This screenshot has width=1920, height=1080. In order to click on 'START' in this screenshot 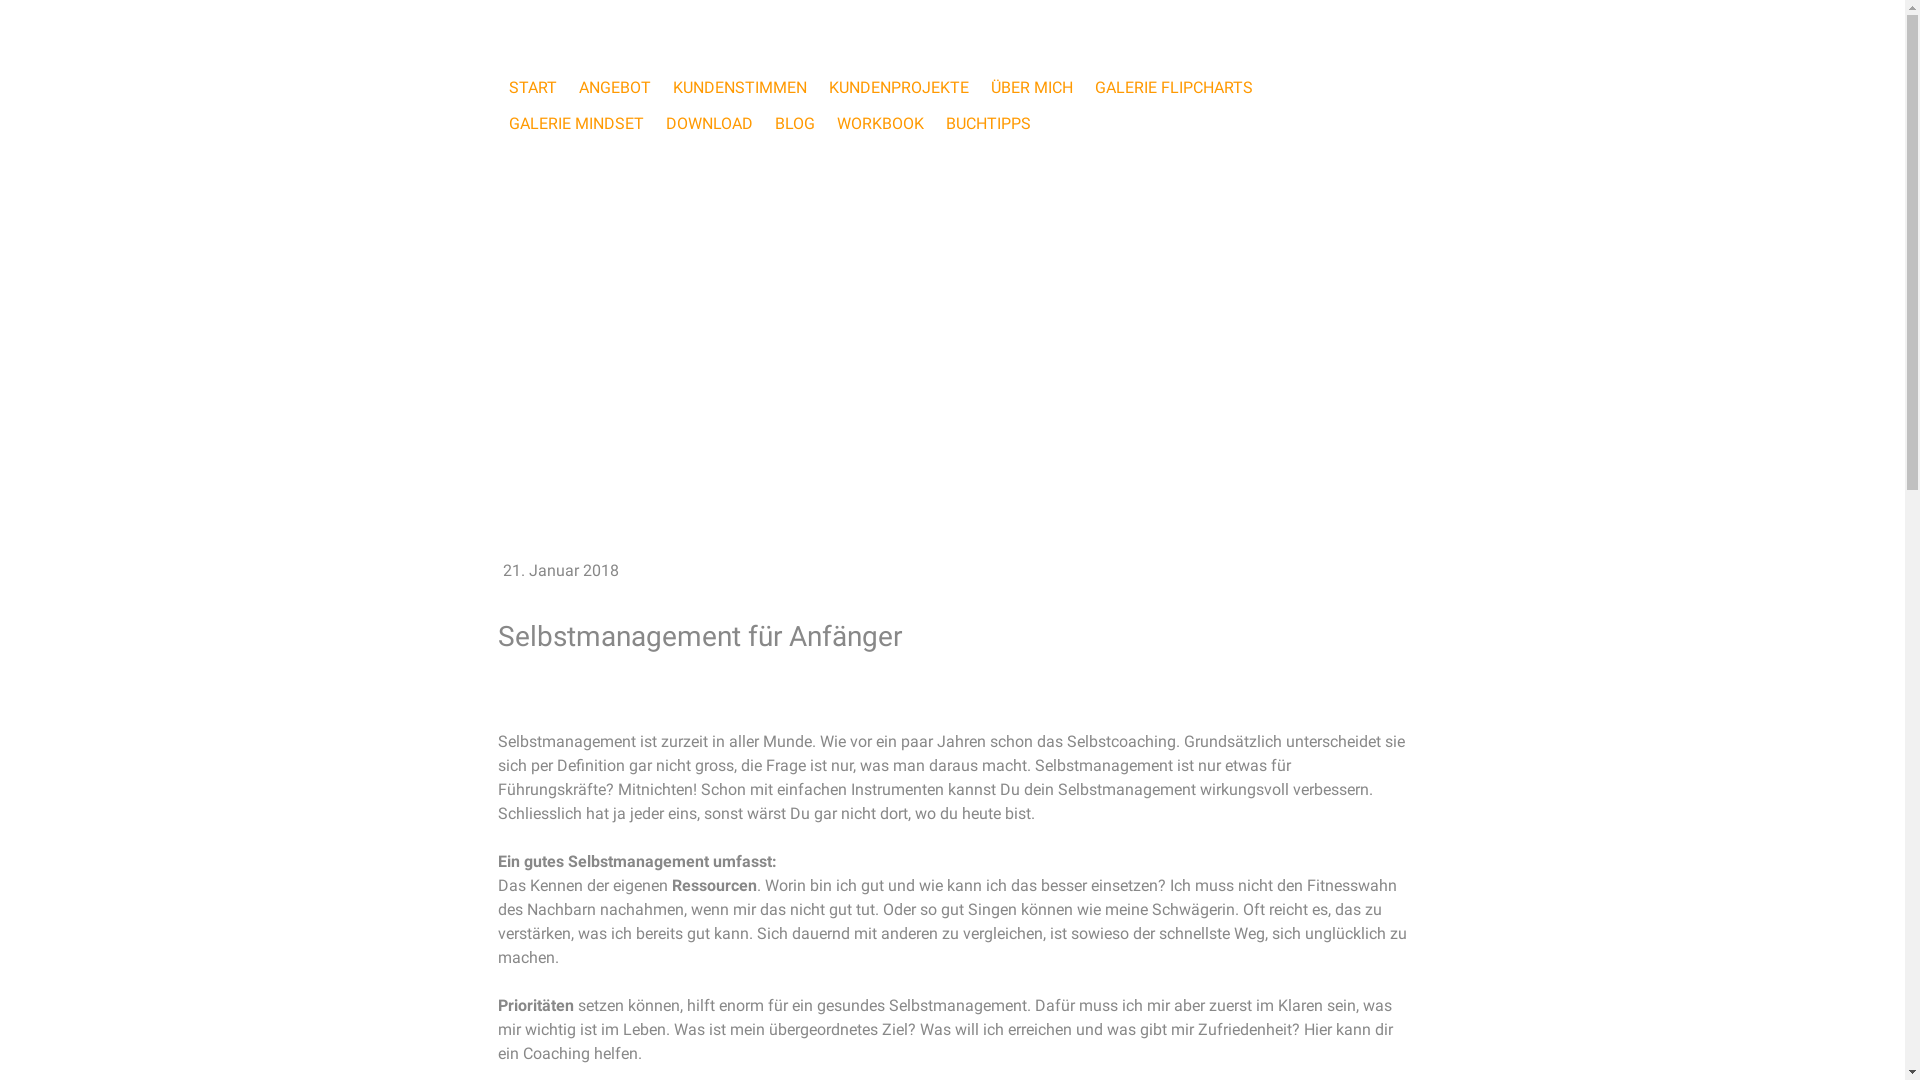, I will do `click(498, 87)`.